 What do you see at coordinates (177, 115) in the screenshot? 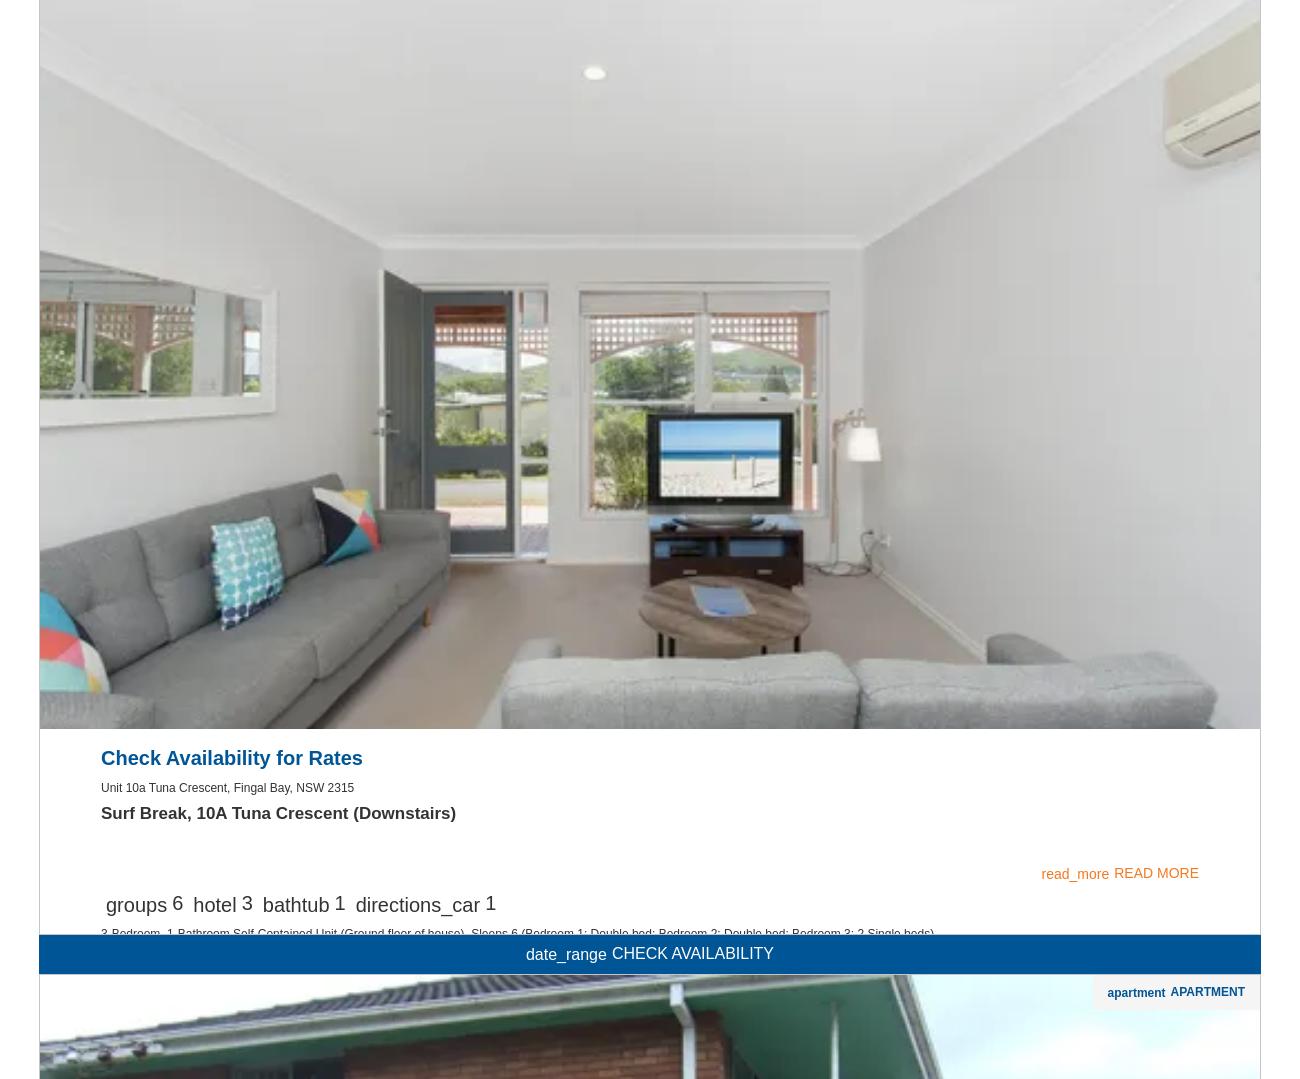
I see `'5'` at bounding box center [177, 115].